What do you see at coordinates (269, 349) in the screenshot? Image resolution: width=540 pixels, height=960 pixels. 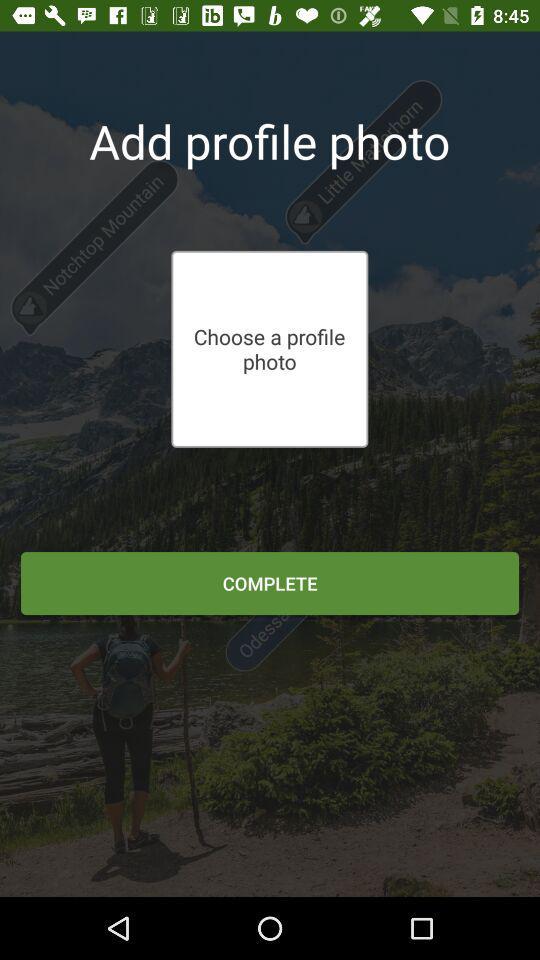 I see `the choose a profile item` at bounding box center [269, 349].